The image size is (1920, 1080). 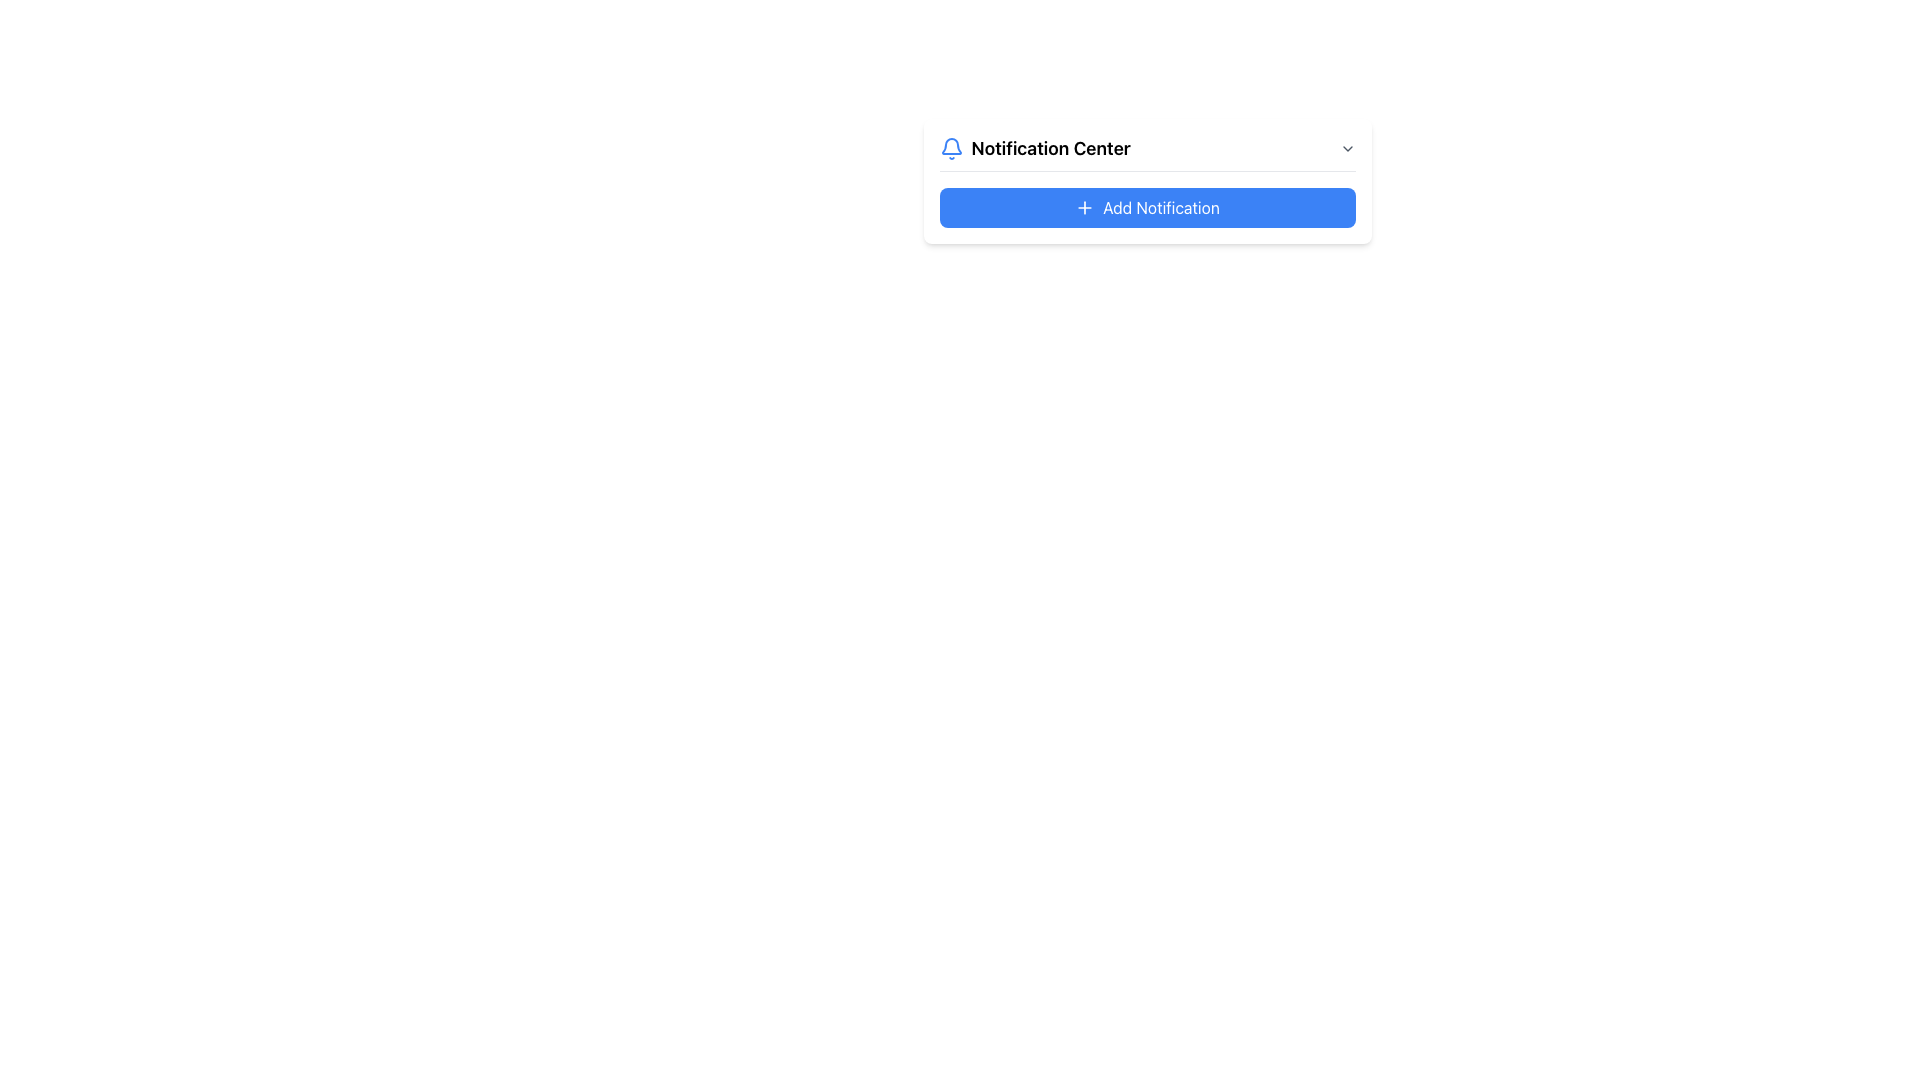 I want to click on the decorative icon located on the left side of the 'Add Notification' button, which symbolizes adding a new notification, so click(x=1084, y=208).